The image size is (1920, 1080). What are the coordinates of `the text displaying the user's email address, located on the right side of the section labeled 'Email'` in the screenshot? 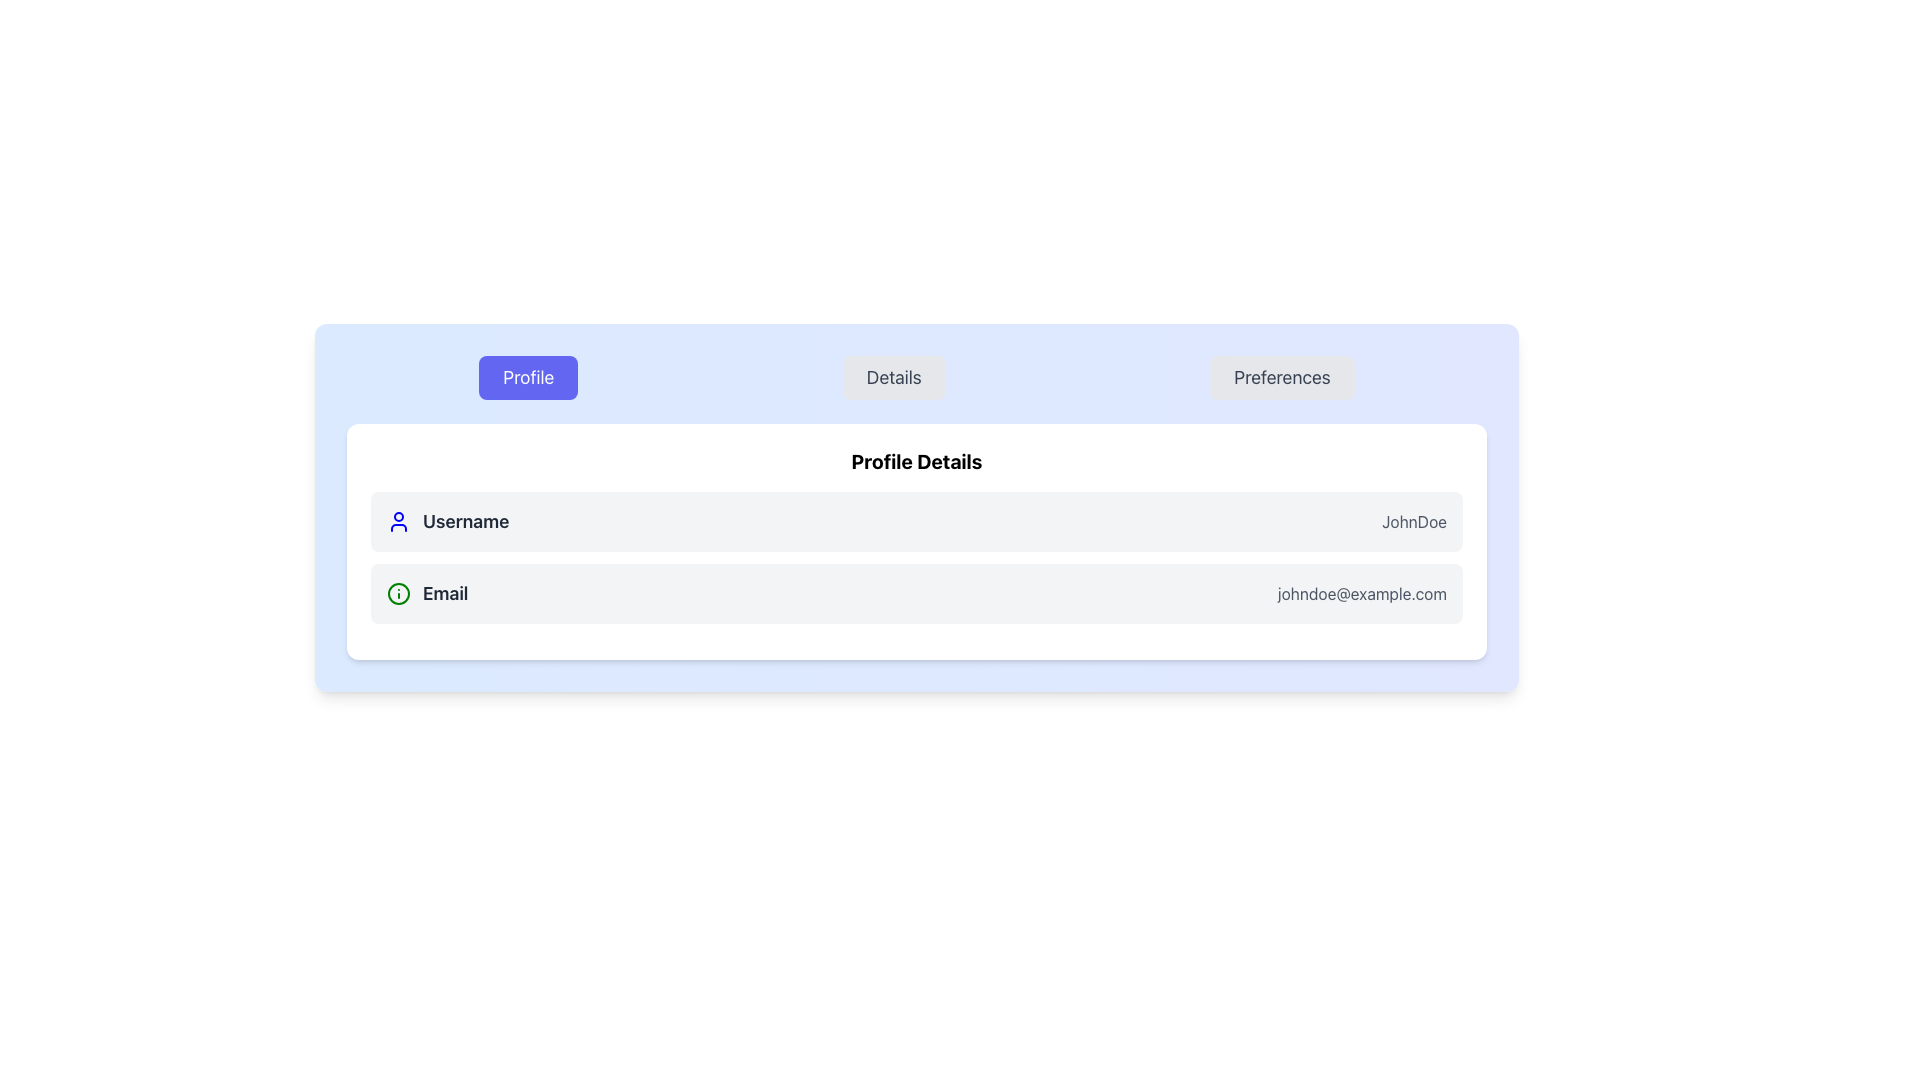 It's located at (1361, 593).